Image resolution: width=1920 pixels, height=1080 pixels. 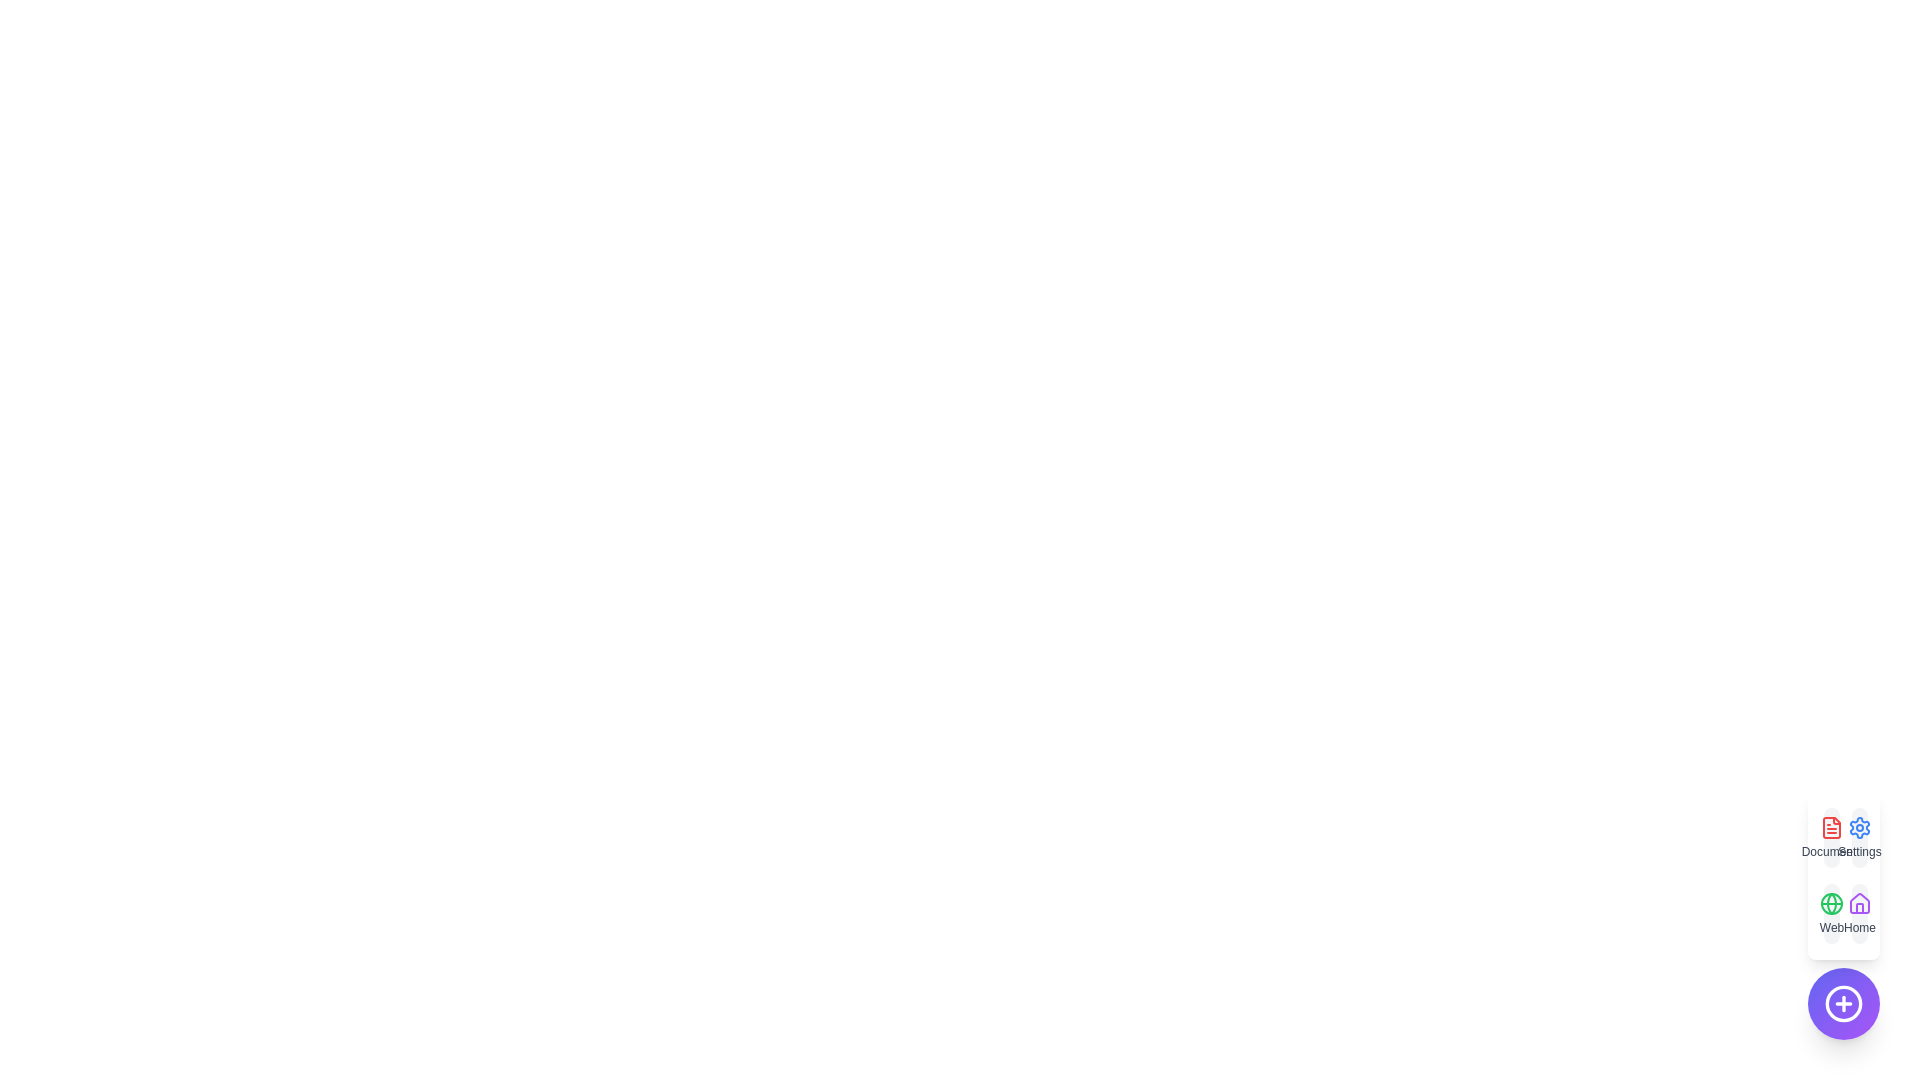 What do you see at coordinates (1859, 837) in the screenshot?
I see `the Settings option in the EnhancedSpeedDial component` at bounding box center [1859, 837].